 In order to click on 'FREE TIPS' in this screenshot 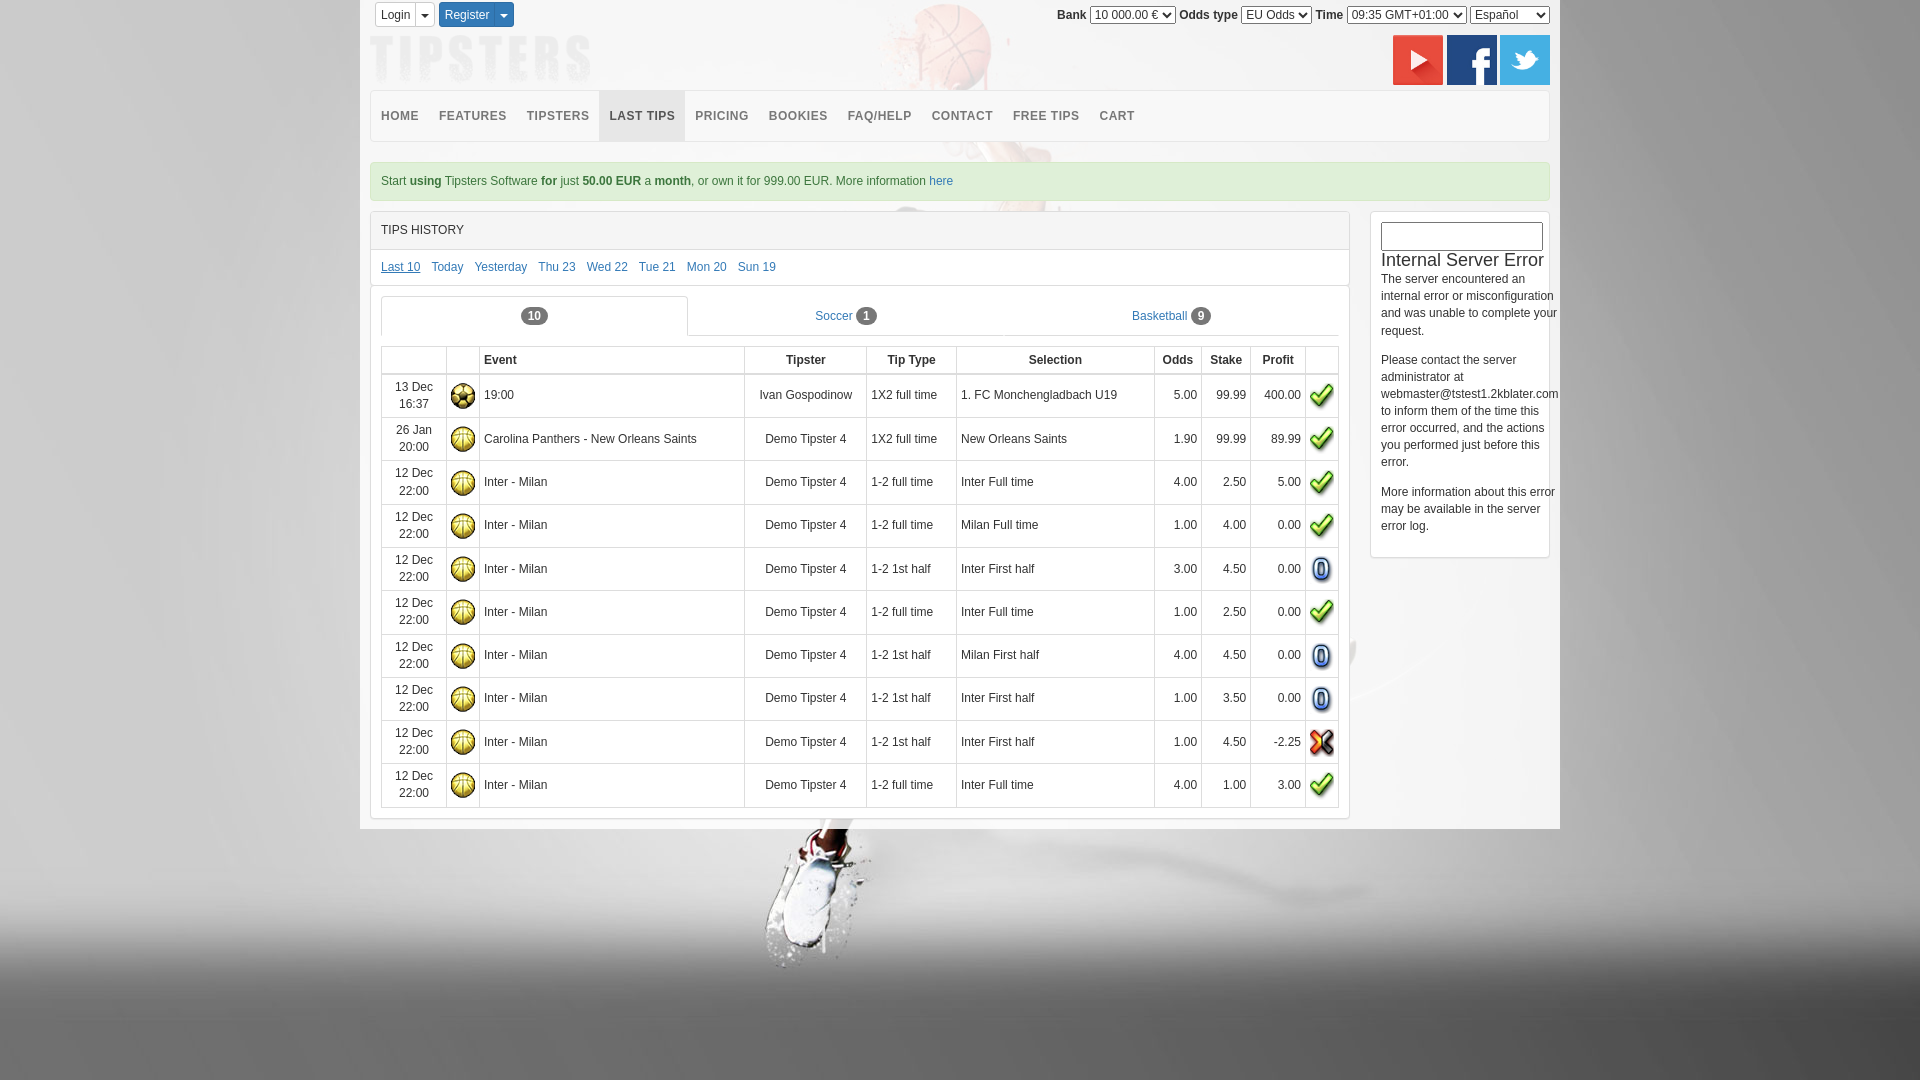, I will do `click(1045, 115)`.